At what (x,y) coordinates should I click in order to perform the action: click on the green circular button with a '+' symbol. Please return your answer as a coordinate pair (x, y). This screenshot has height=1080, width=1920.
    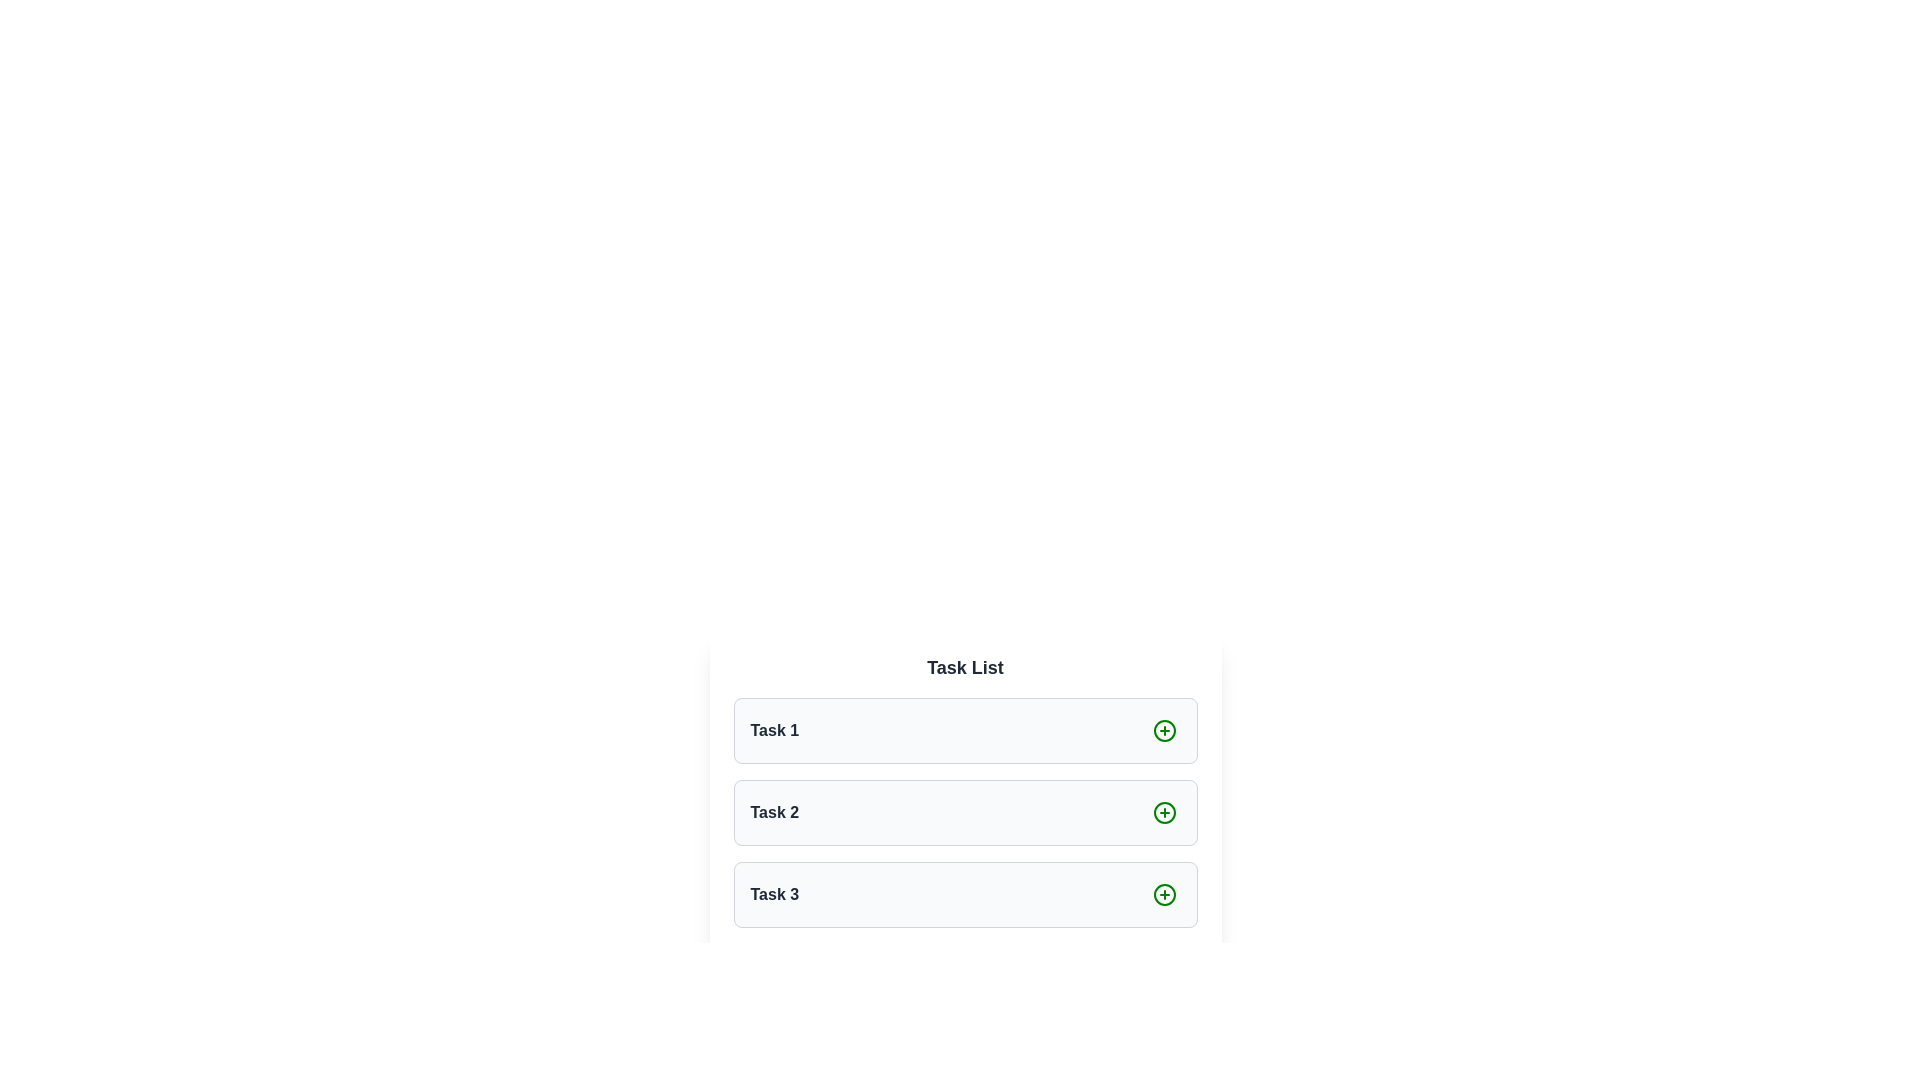
    Looking at the image, I should click on (1164, 813).